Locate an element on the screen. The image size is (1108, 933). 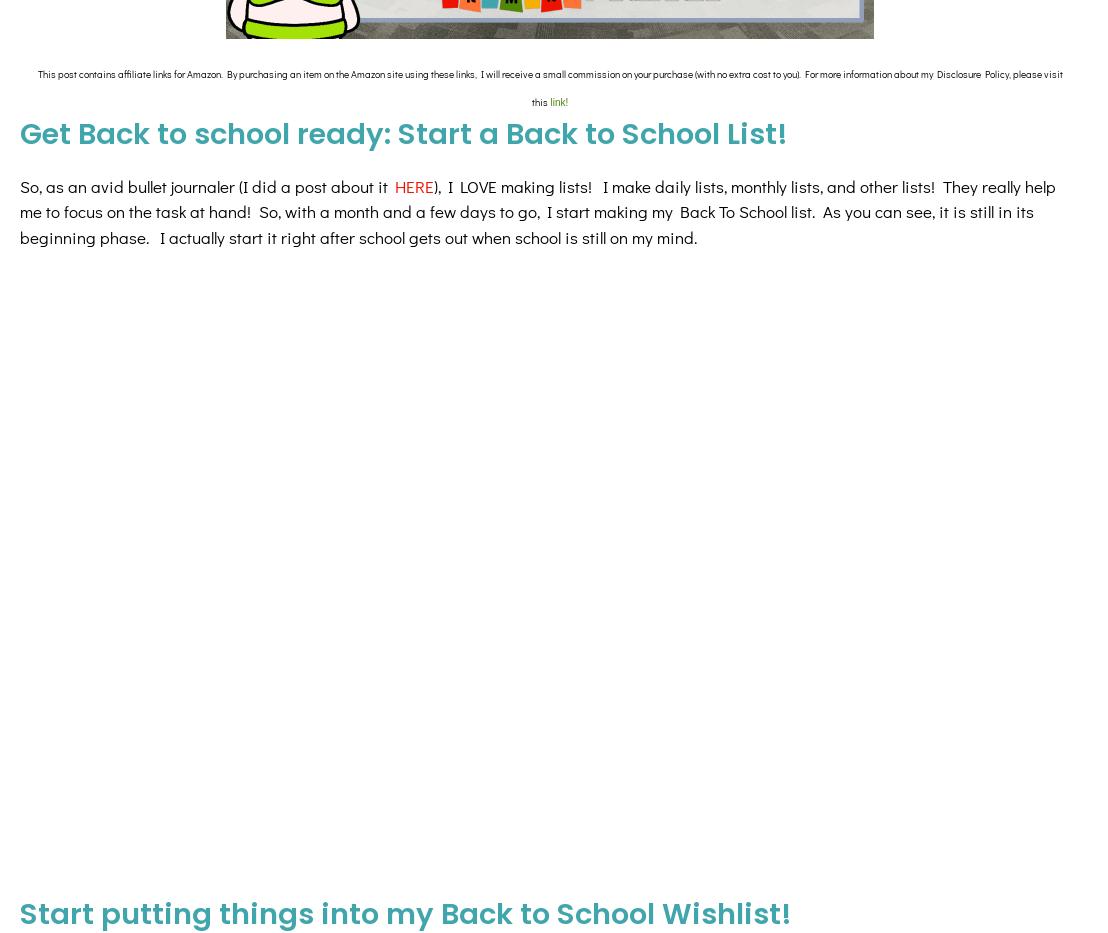
'link!' is located at coordinates (558, 102).